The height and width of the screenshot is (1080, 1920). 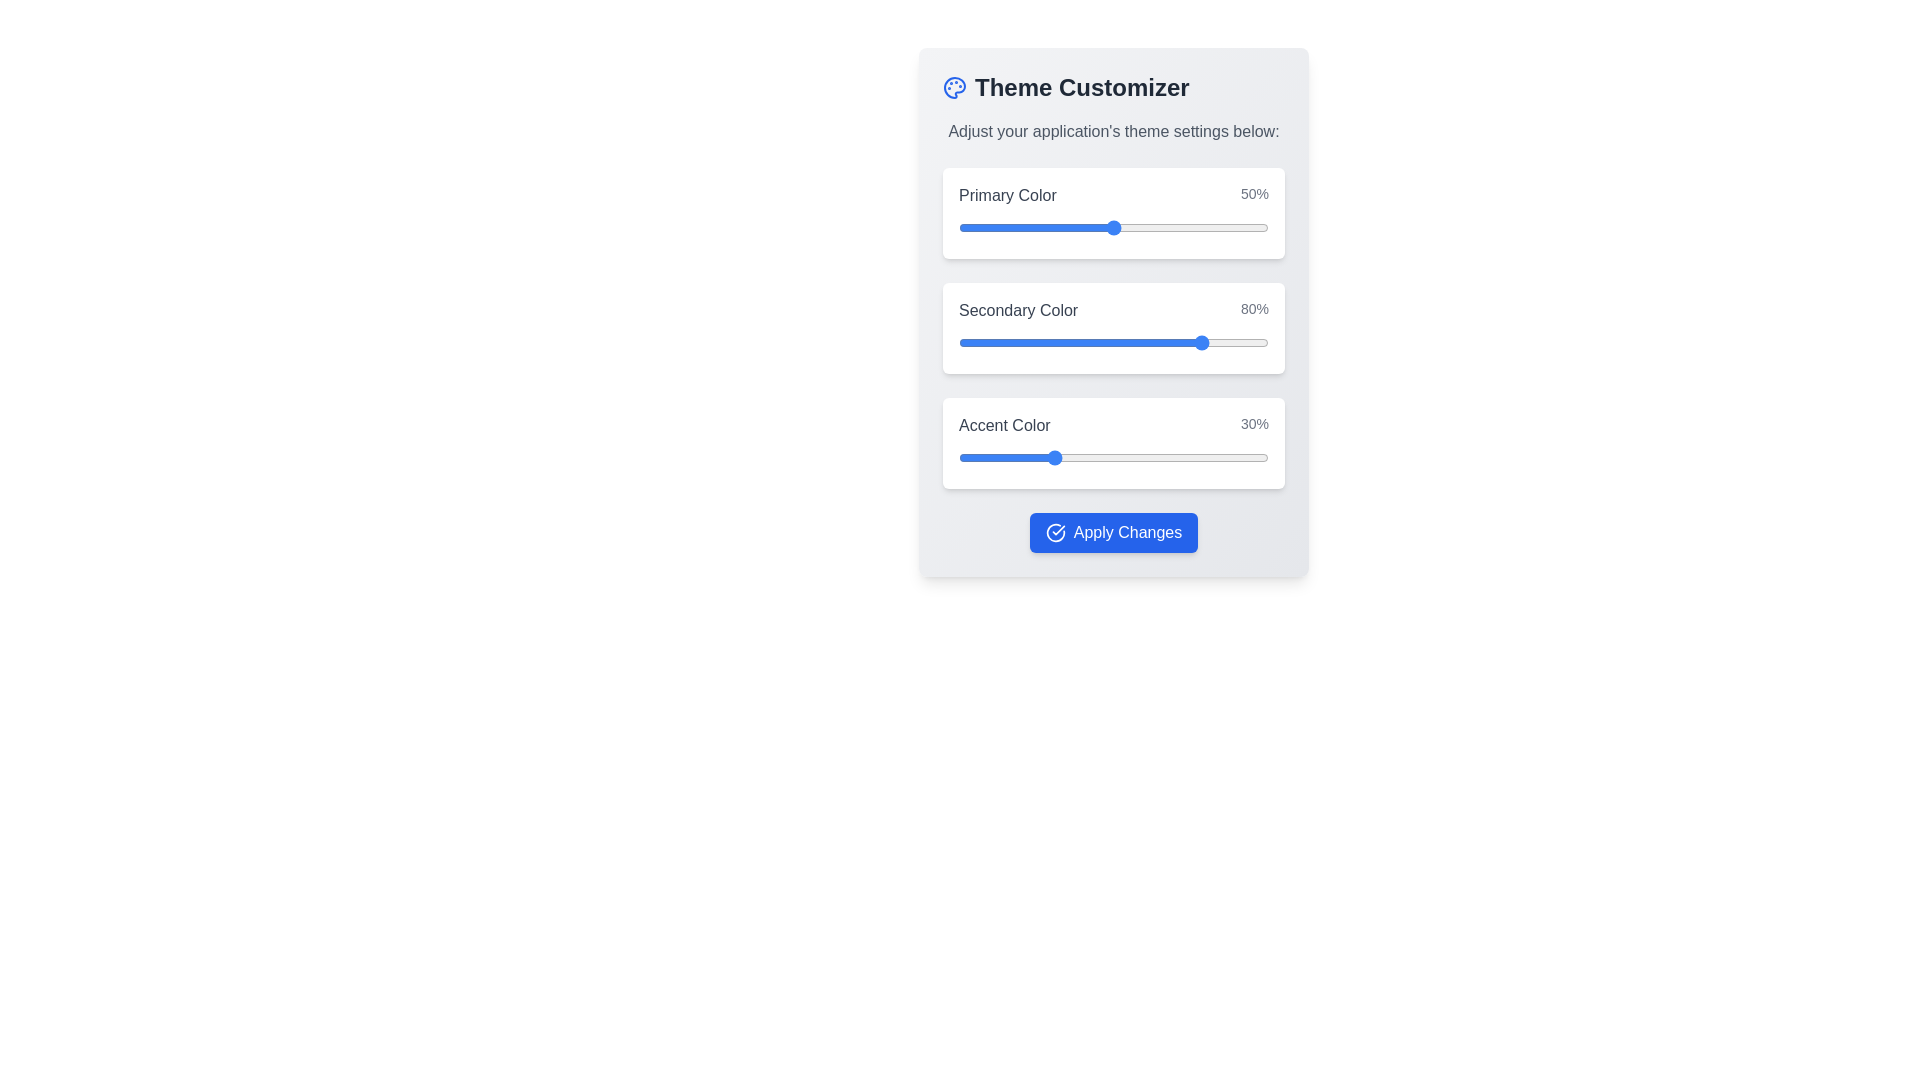 What do you see at coordinates (1047, 342) in the screenshot?
I see `the secondary color value` at bounding box center [1047, 342].